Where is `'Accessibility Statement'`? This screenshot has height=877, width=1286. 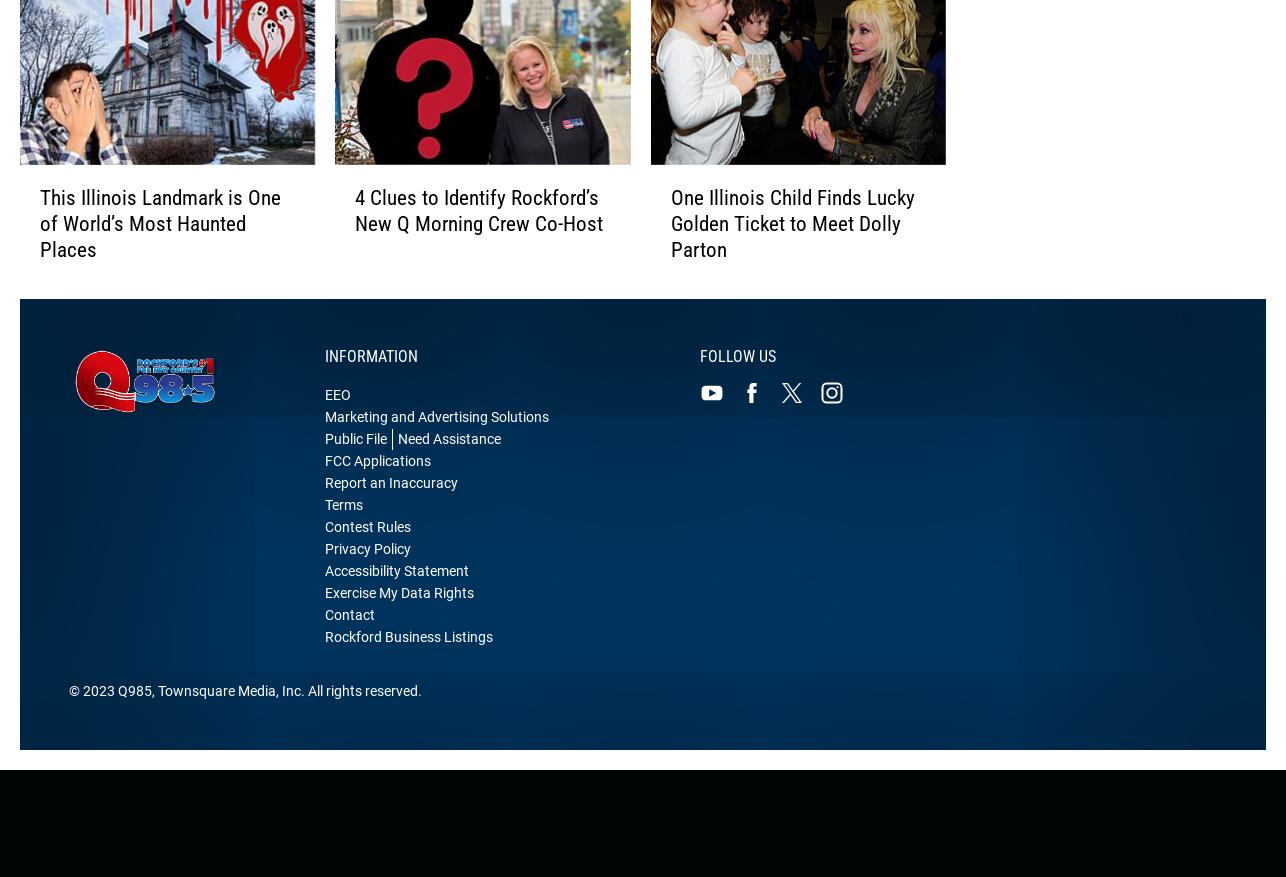
'Accessibility Statement' is located at coordinates (395, 592).